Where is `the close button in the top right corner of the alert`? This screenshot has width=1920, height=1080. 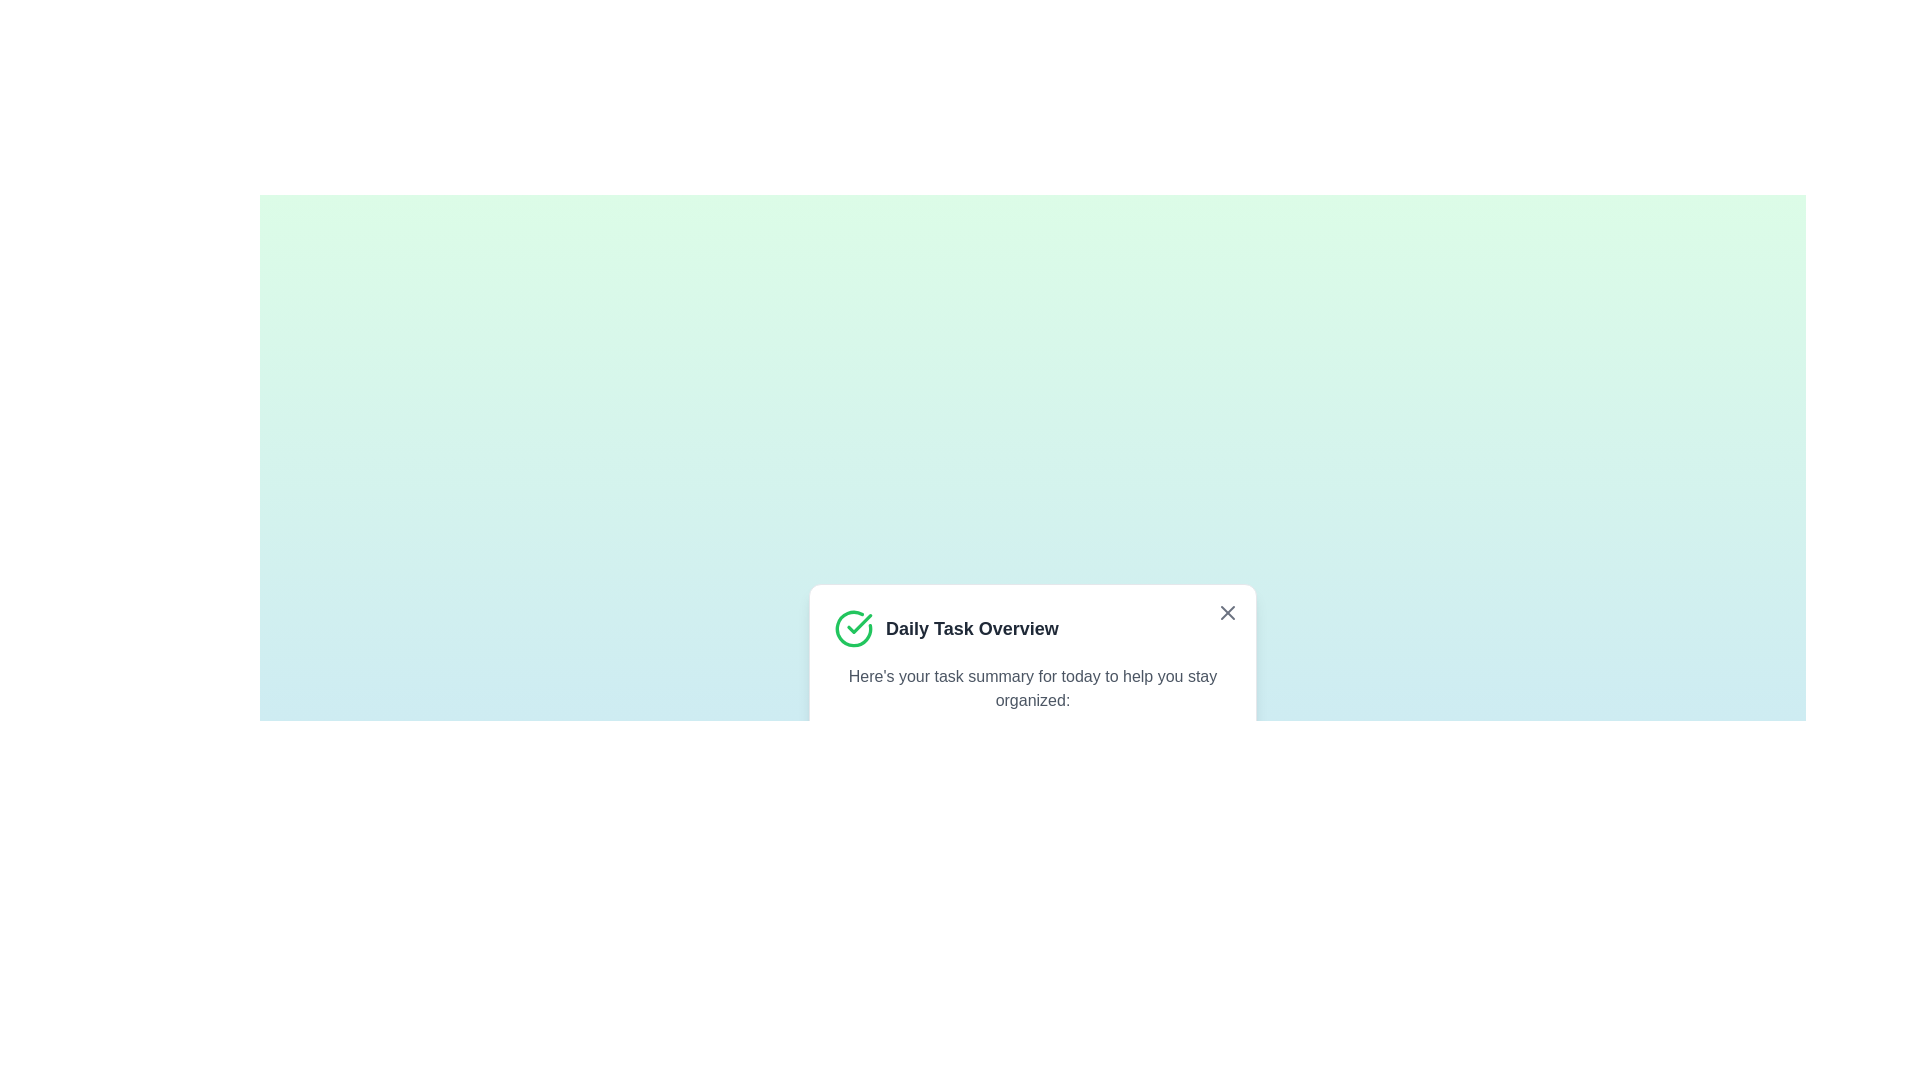
the close button in the top right corner of the alert is located at coordinates (1227, 612).